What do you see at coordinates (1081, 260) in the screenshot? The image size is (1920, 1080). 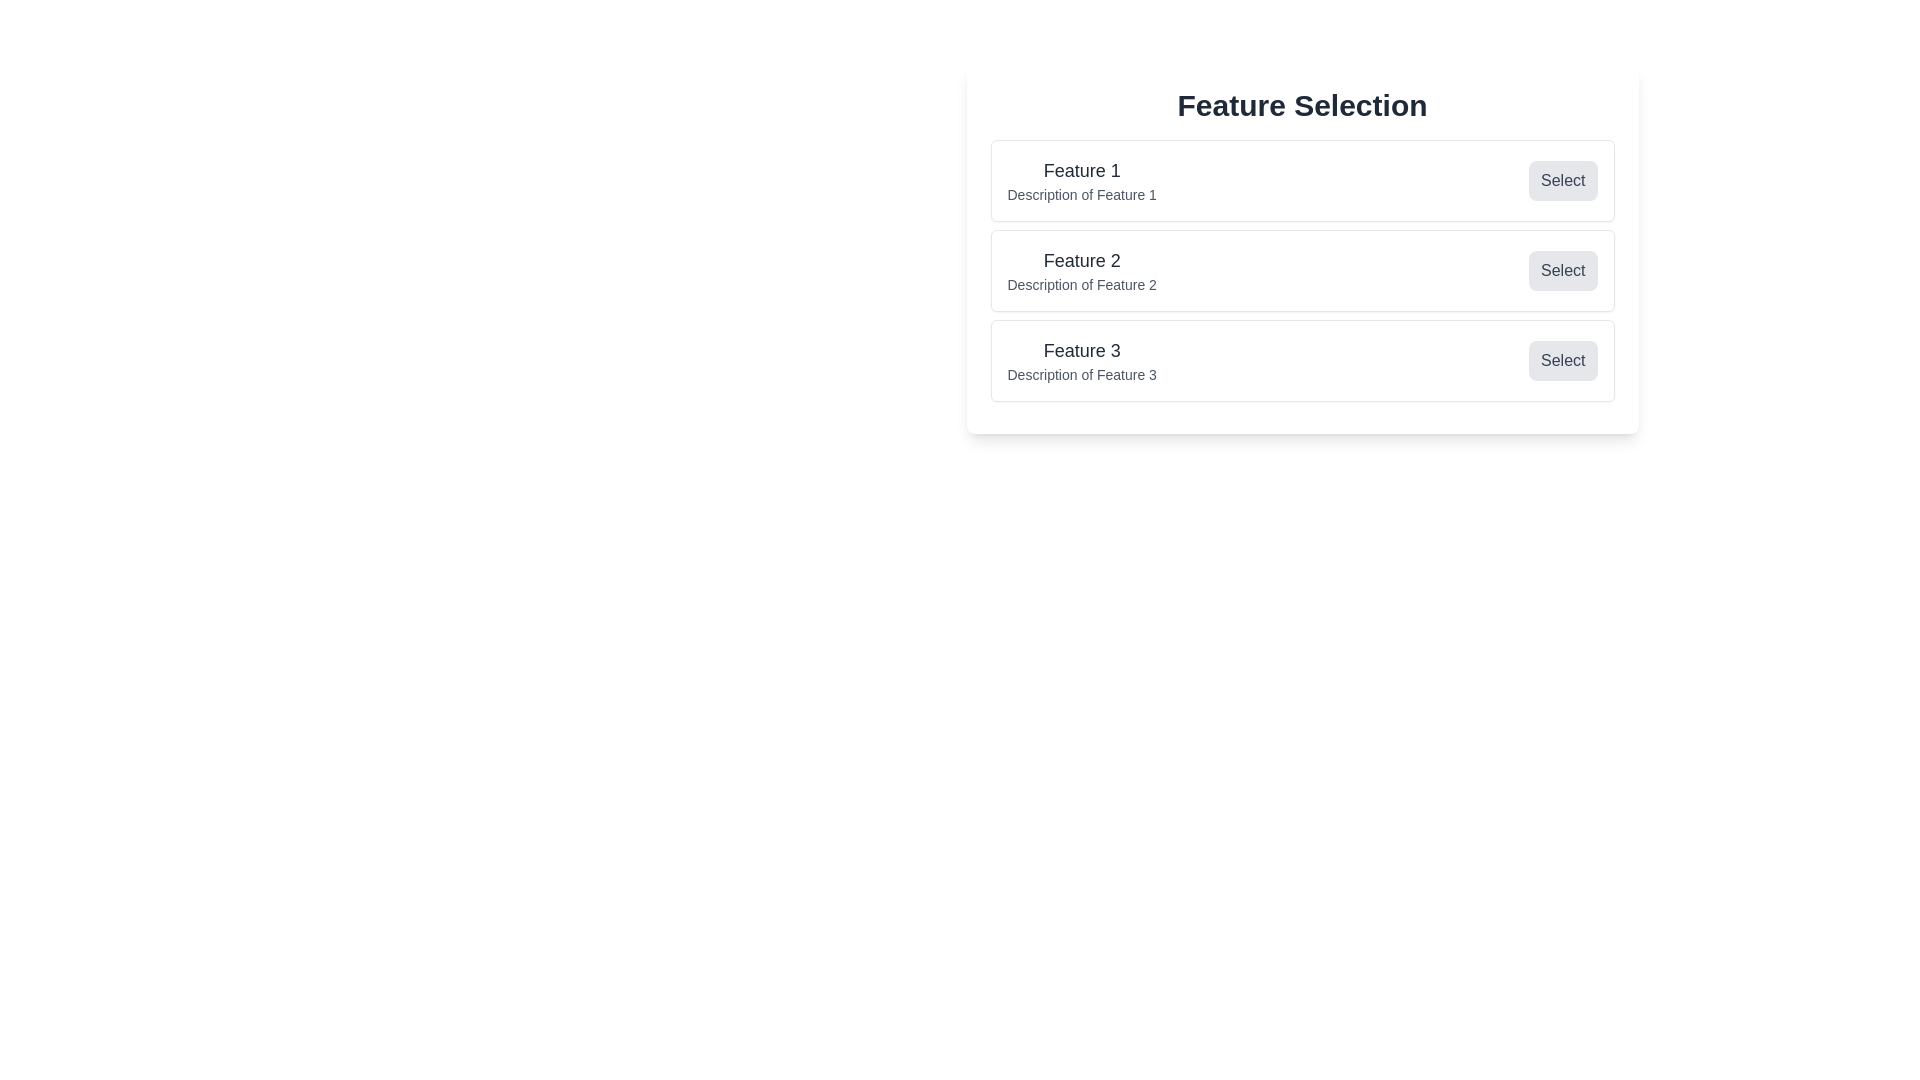 I see `the text label that serves as the title for the second feature in the list under 'Feature Selection'` at bounding box center [1081, 260].